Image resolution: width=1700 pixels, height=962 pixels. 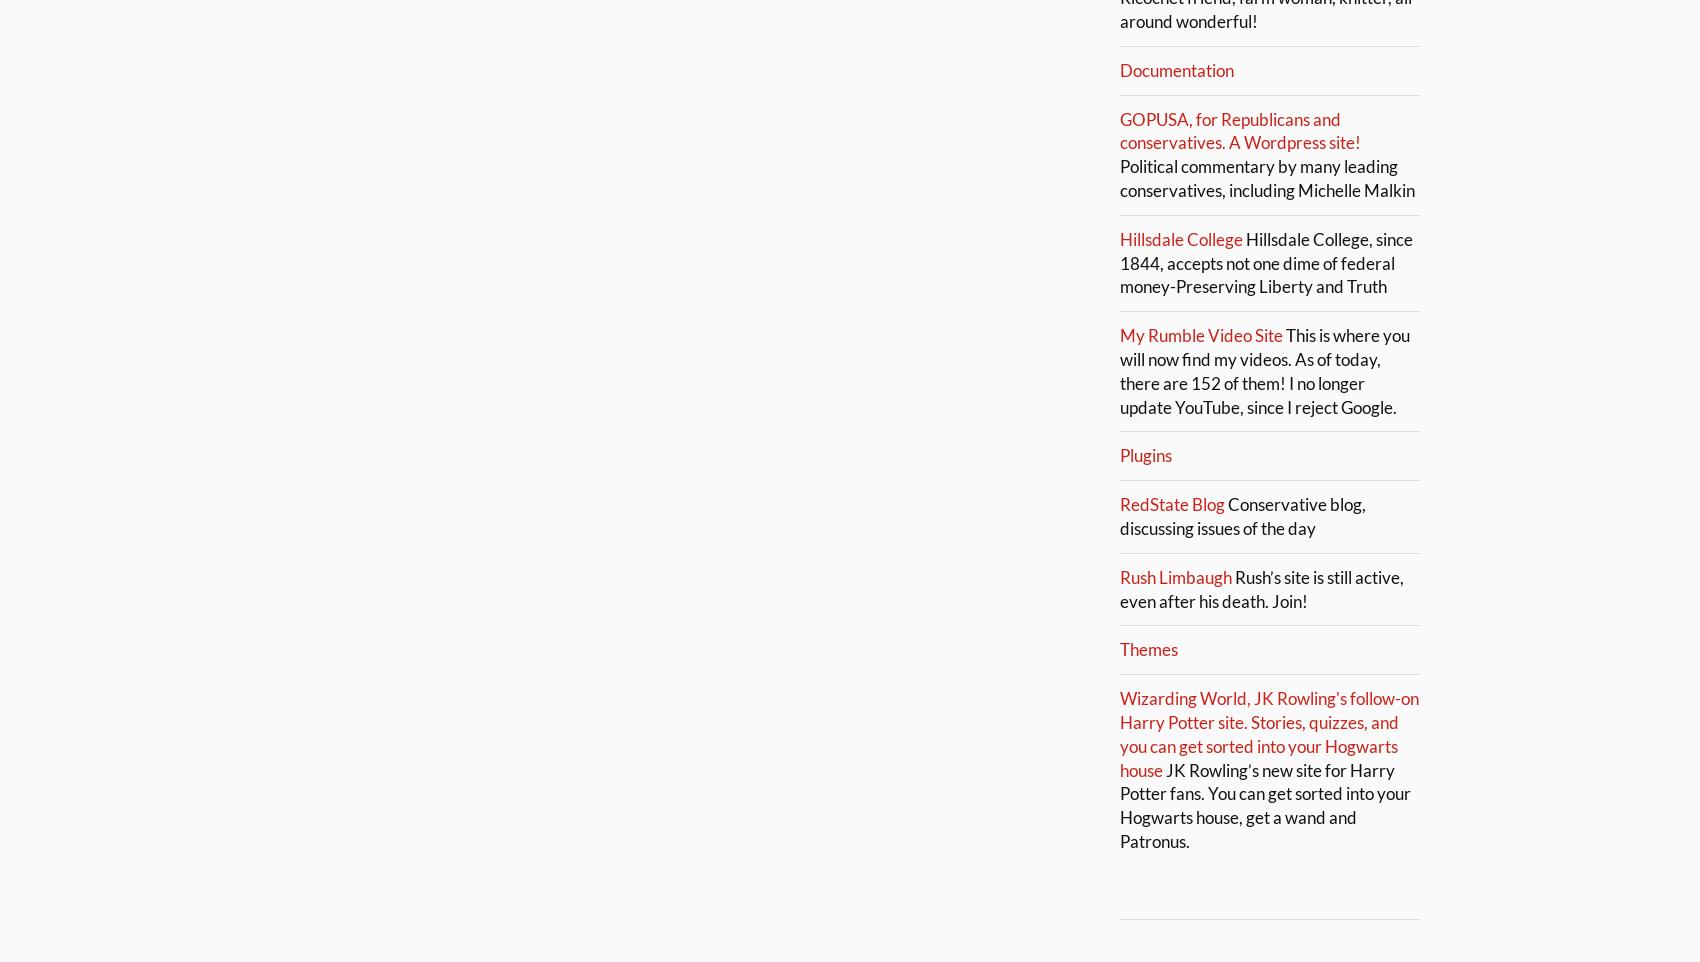 I want to click on 'Hillsdale College', so click(x=1180, y=237).